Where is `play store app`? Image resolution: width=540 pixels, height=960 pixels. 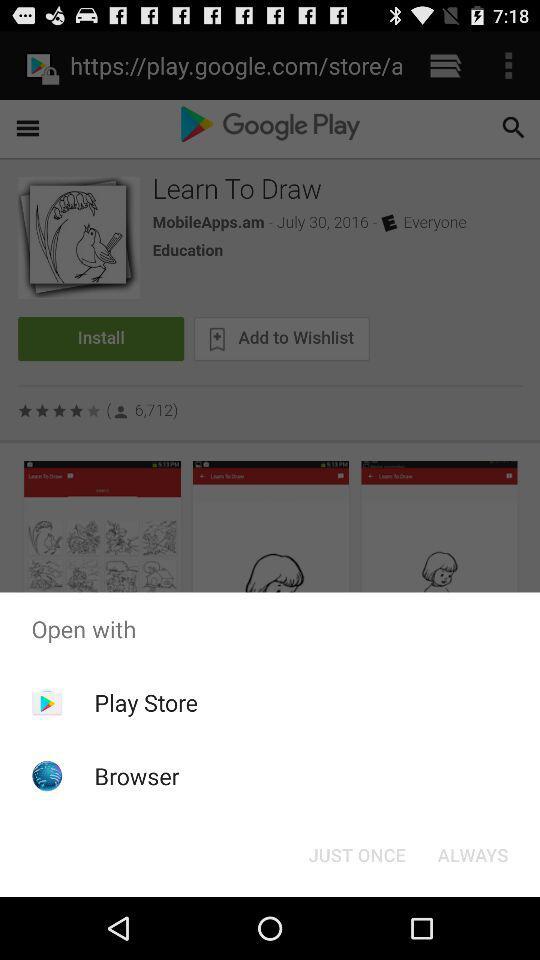
play store app is located at coordinates (145, 702).